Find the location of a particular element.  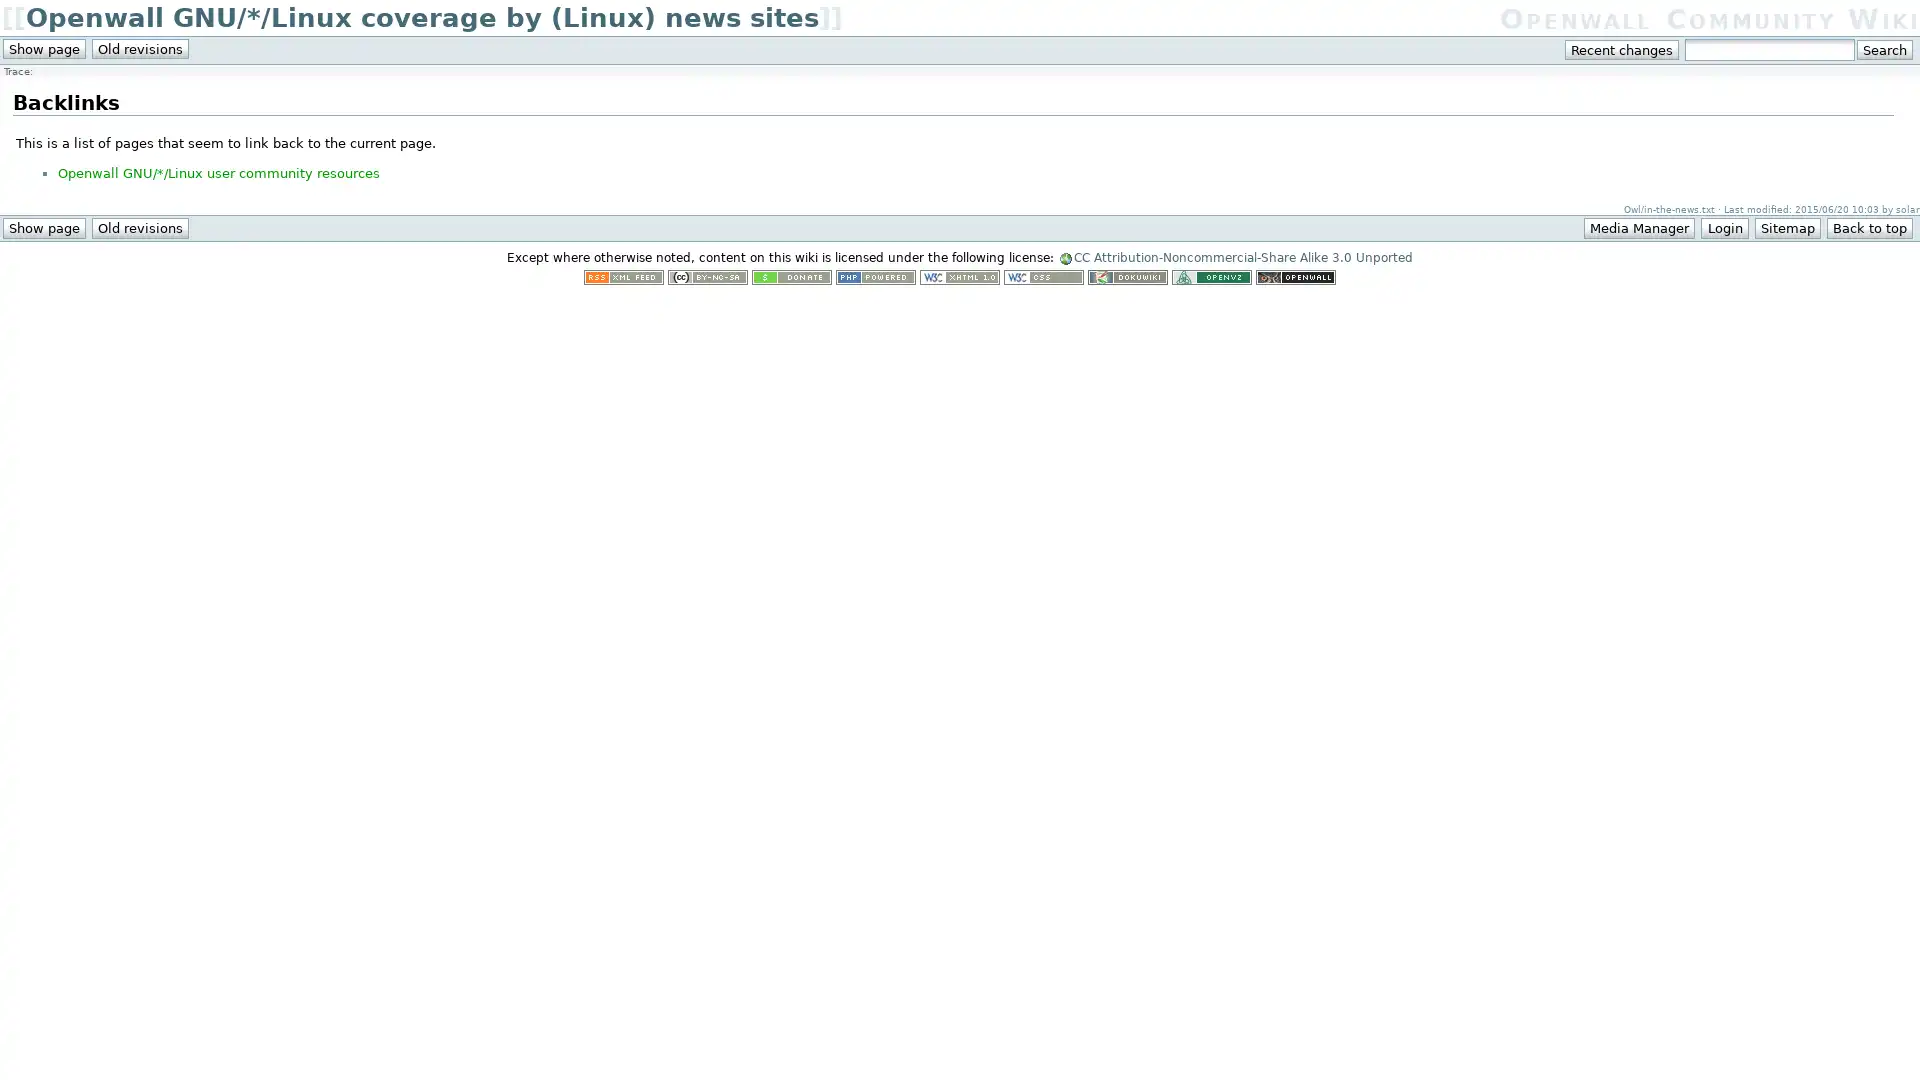

Old revisions is located at coordinates (139, 226).